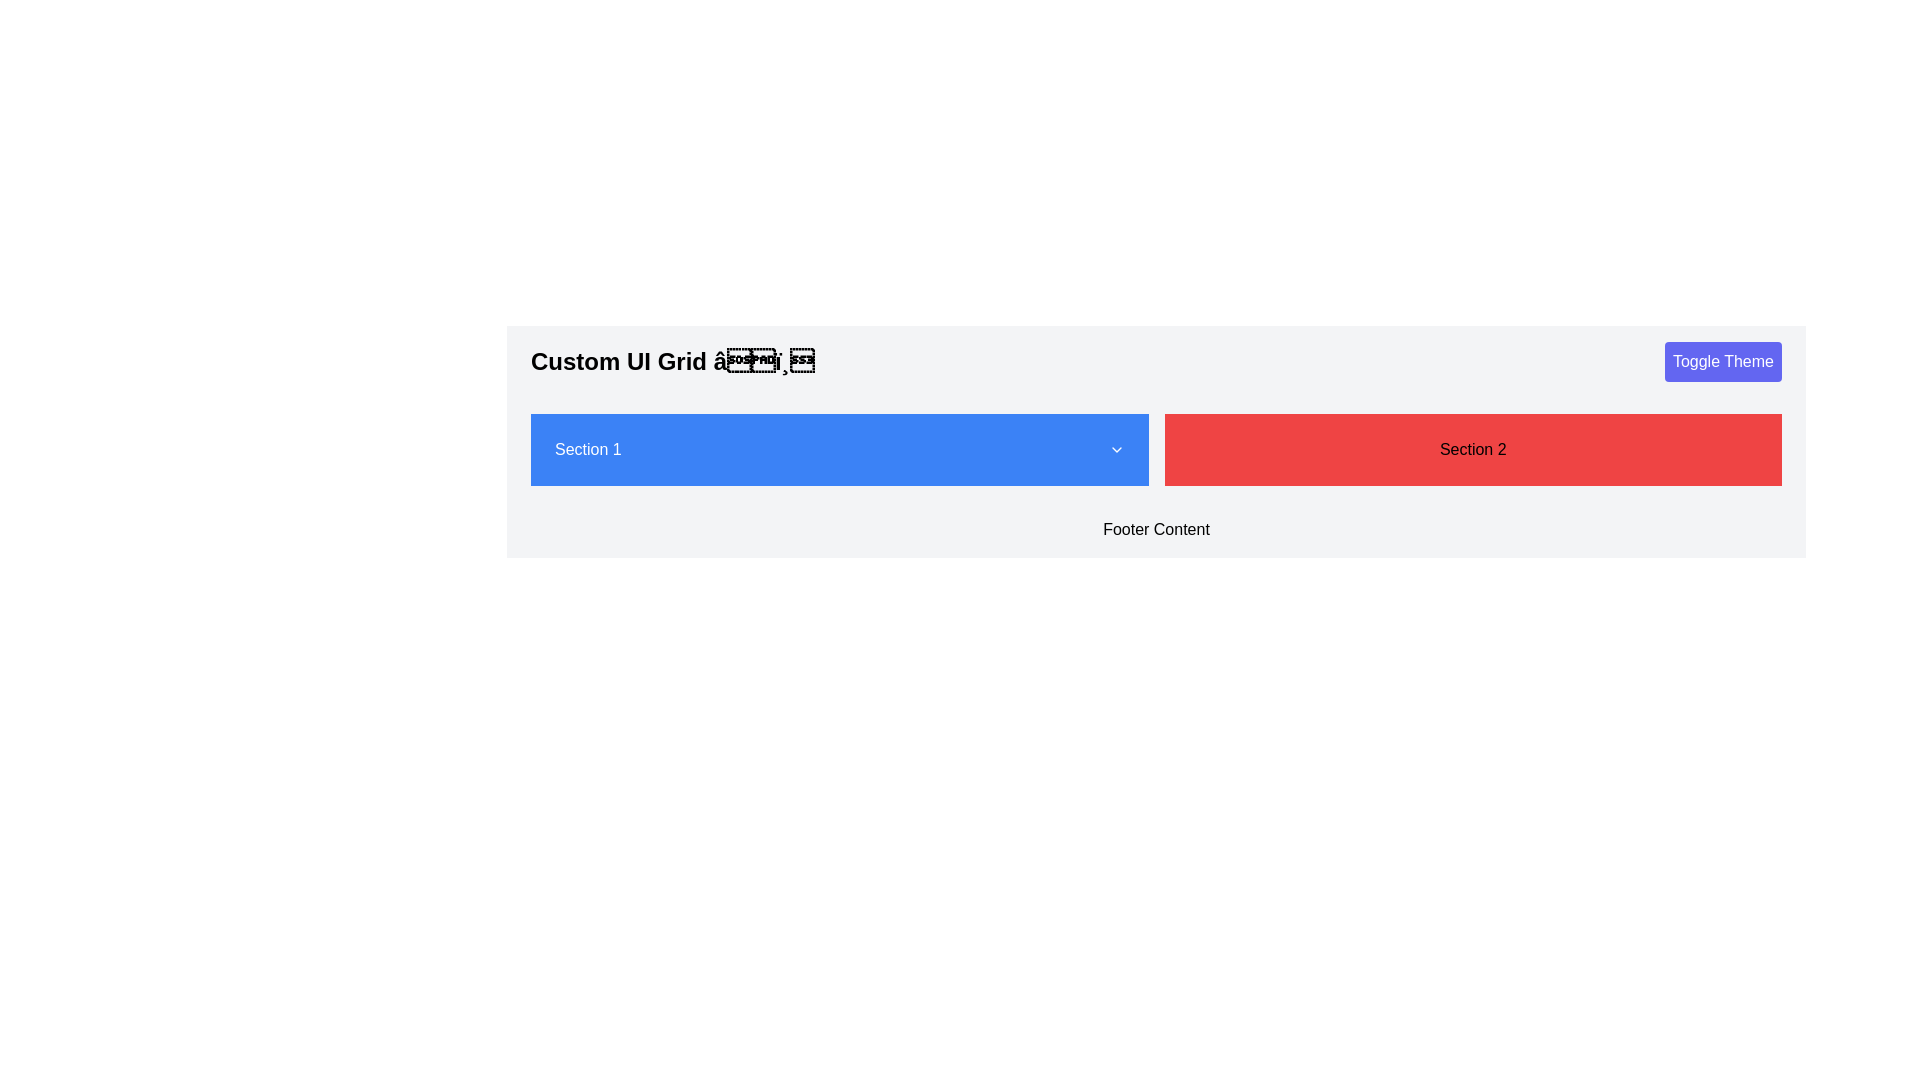 Image resolution: width=1920 pixels, height=1080 pixels. I want to click on the static text display header that contains the bold, large-heading text 'Custom UI Grid' followed by a sun symbol (☀️), located in the header section, so click(672, 362).